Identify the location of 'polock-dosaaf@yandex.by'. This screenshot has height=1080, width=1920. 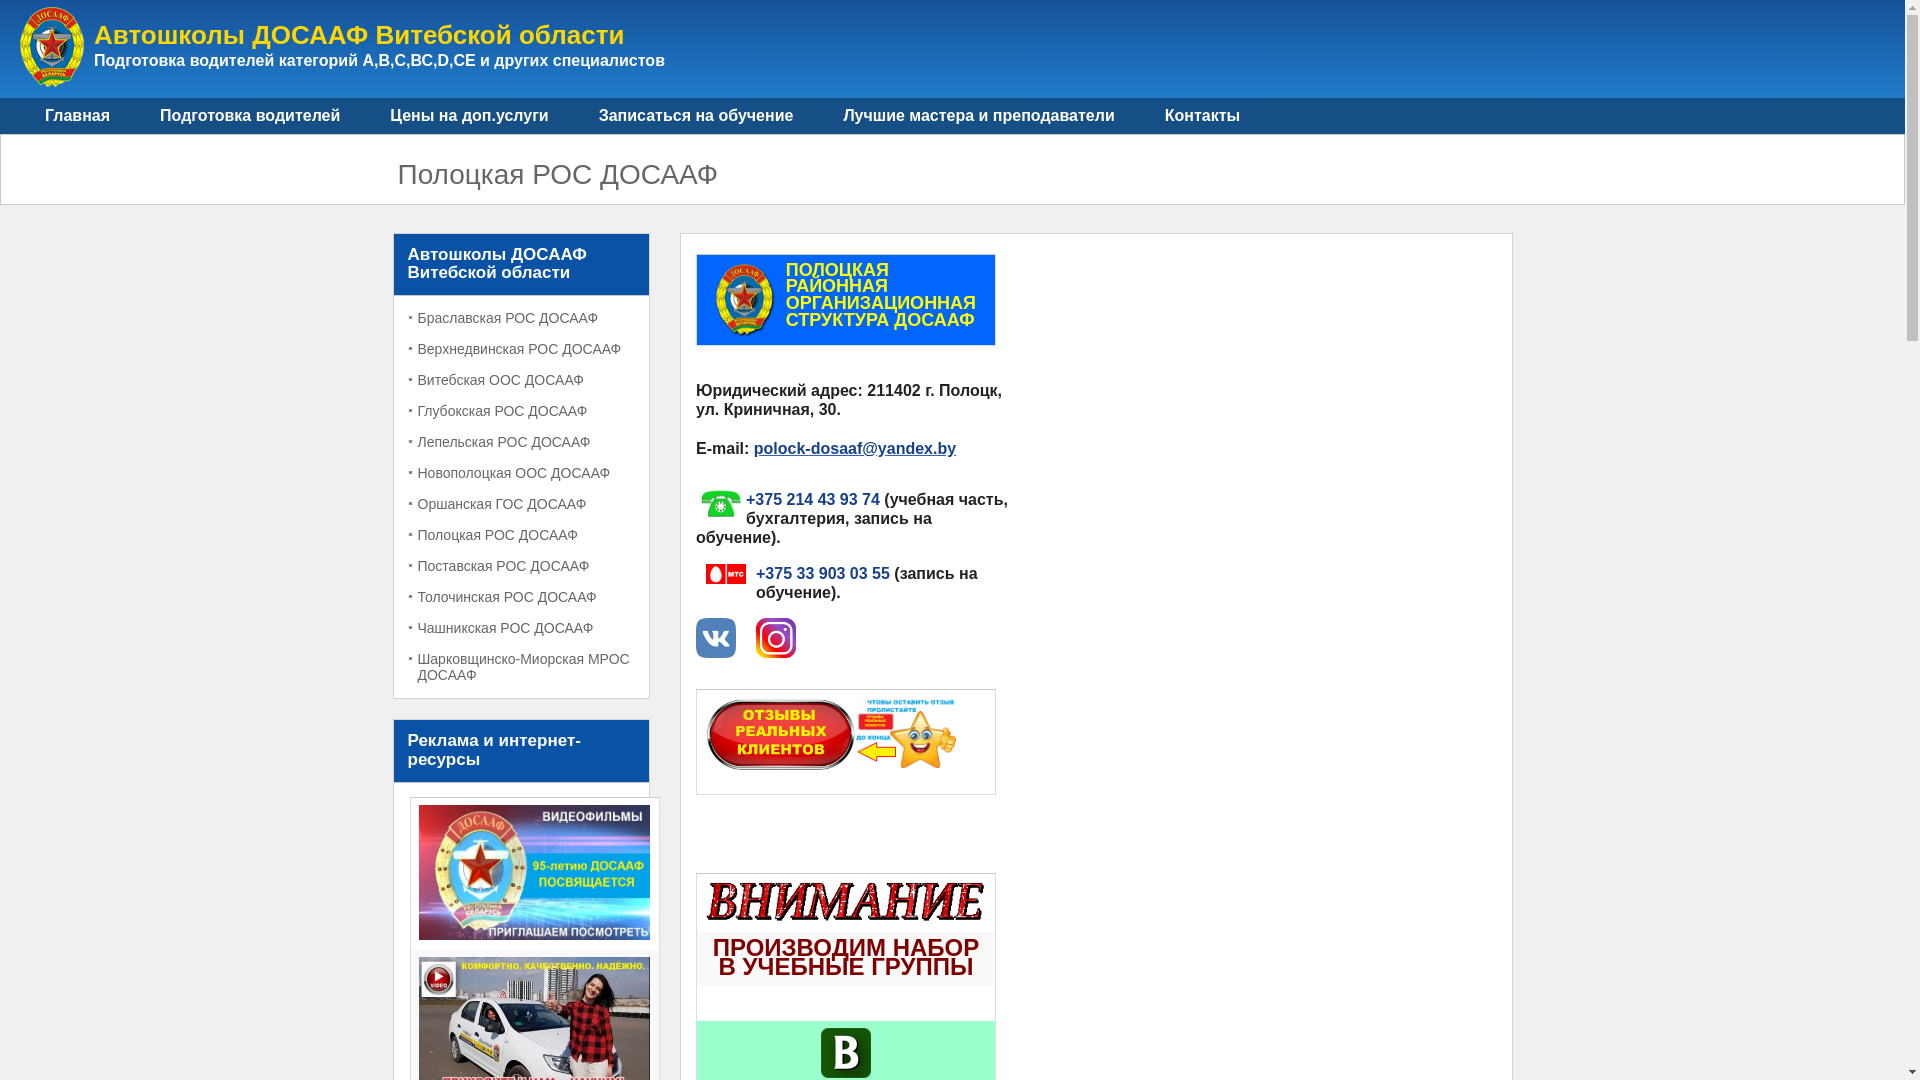
(752, 447).